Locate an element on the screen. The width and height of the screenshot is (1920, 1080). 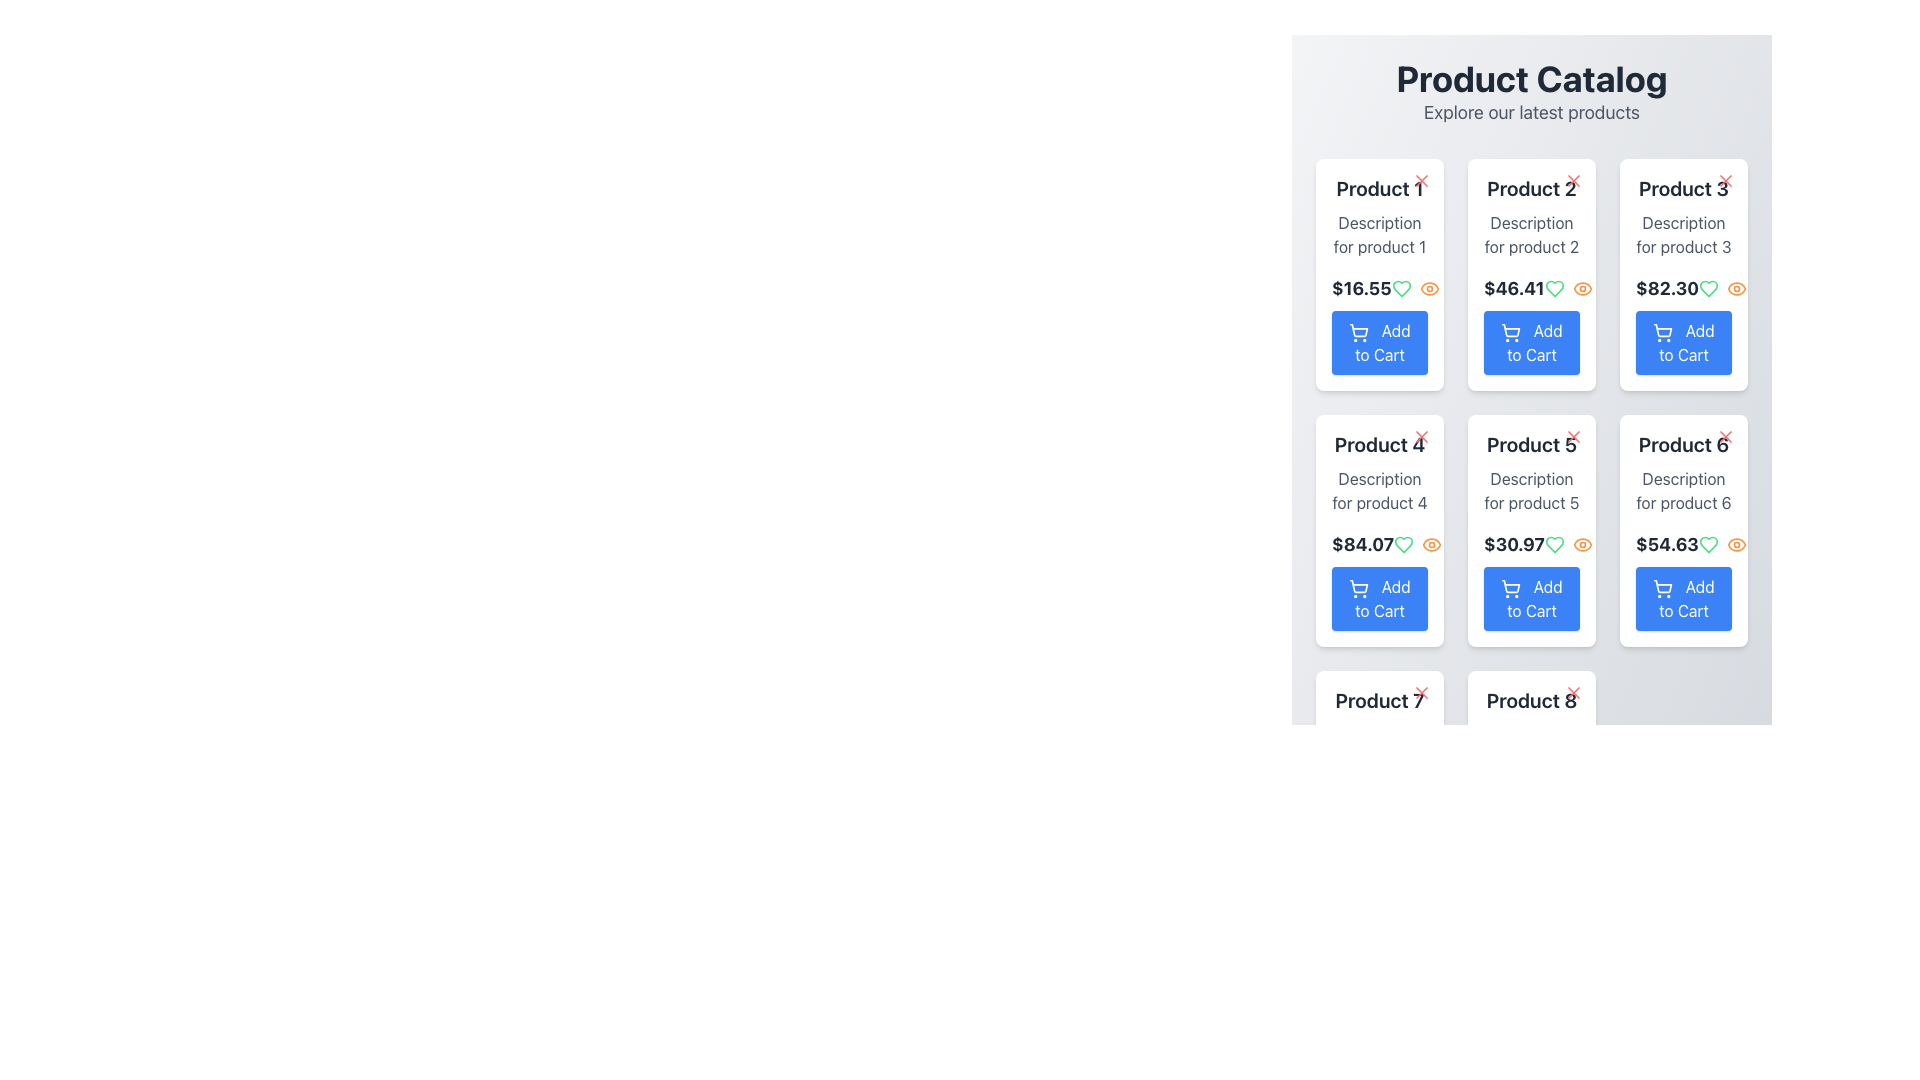
the bolded price label displaying '$54.63' located on the sixth product card in the product catalog is located at coordinates (1683, 544).